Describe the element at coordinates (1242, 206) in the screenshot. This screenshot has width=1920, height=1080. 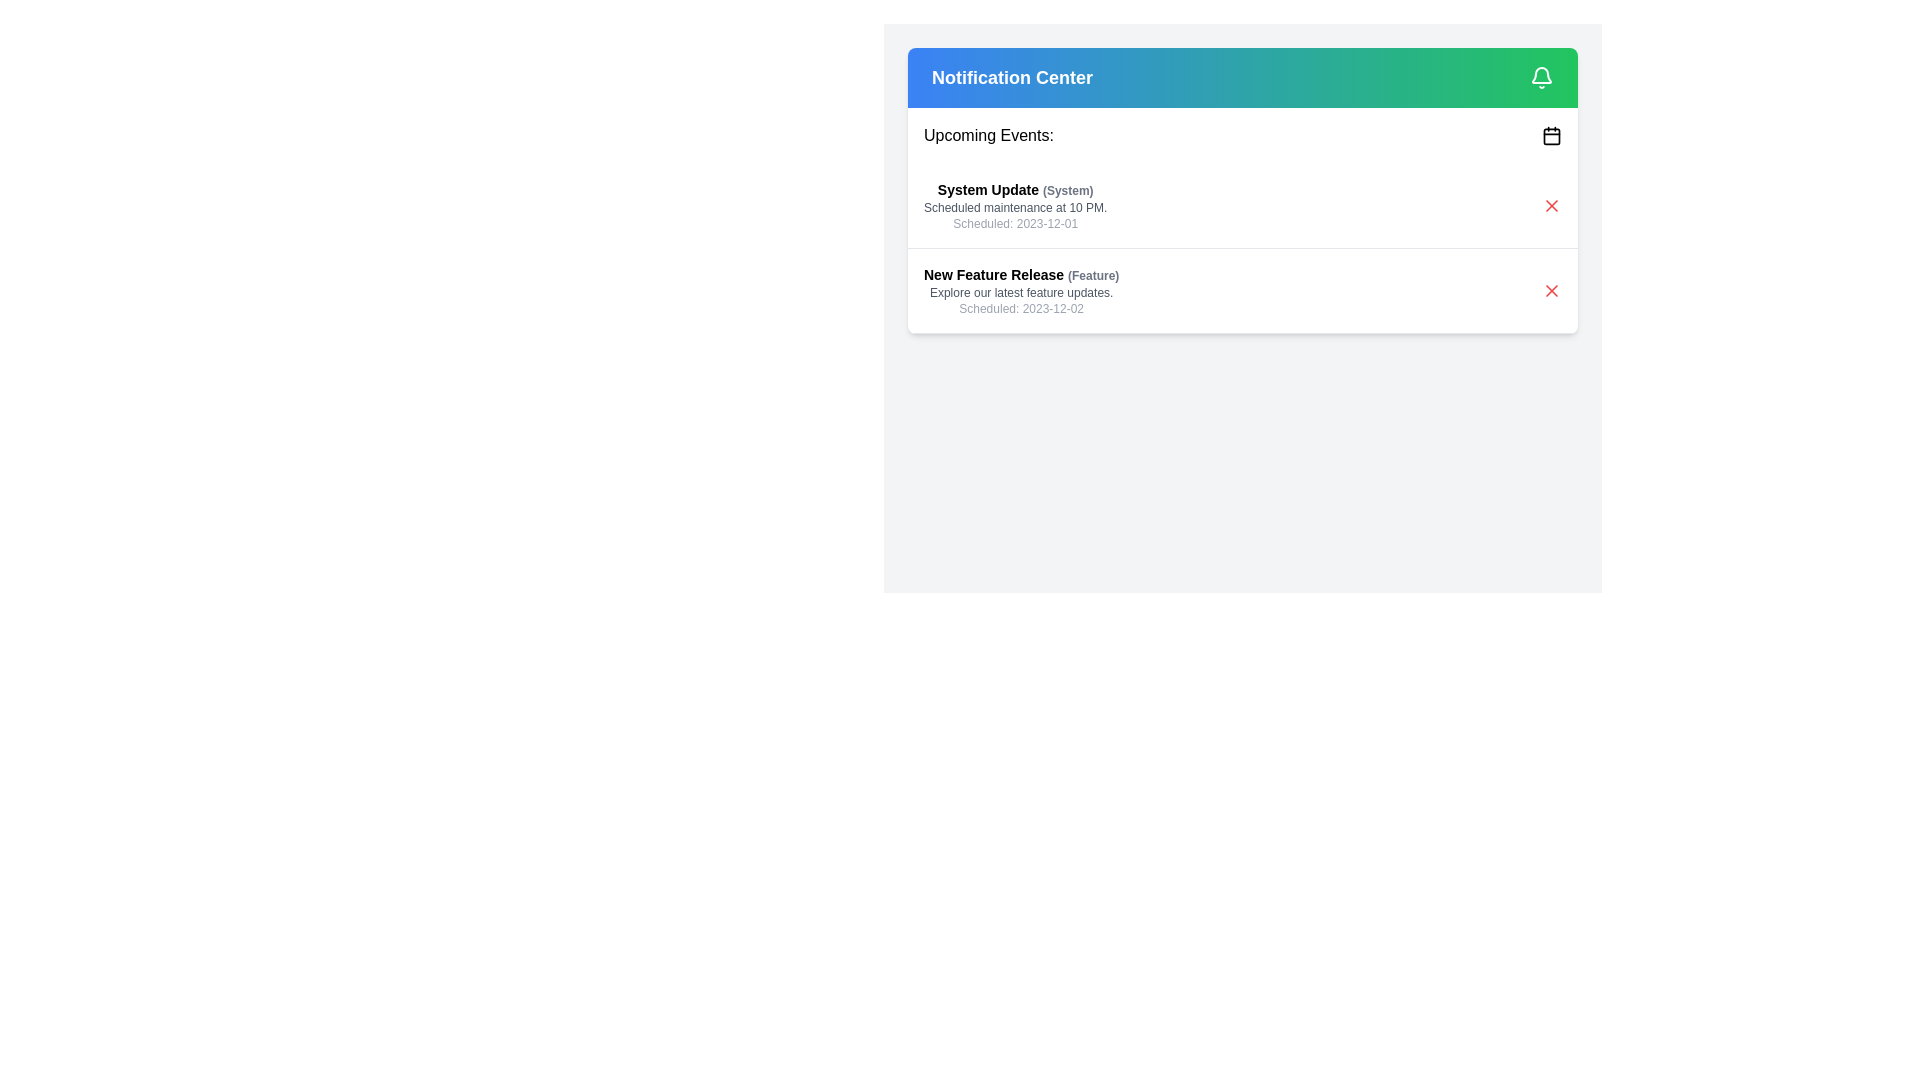
I see `notification details for the event titled 'System Update (System)' in the 'Upcoming Events' section of the 'Notification Center' panel` at that location.